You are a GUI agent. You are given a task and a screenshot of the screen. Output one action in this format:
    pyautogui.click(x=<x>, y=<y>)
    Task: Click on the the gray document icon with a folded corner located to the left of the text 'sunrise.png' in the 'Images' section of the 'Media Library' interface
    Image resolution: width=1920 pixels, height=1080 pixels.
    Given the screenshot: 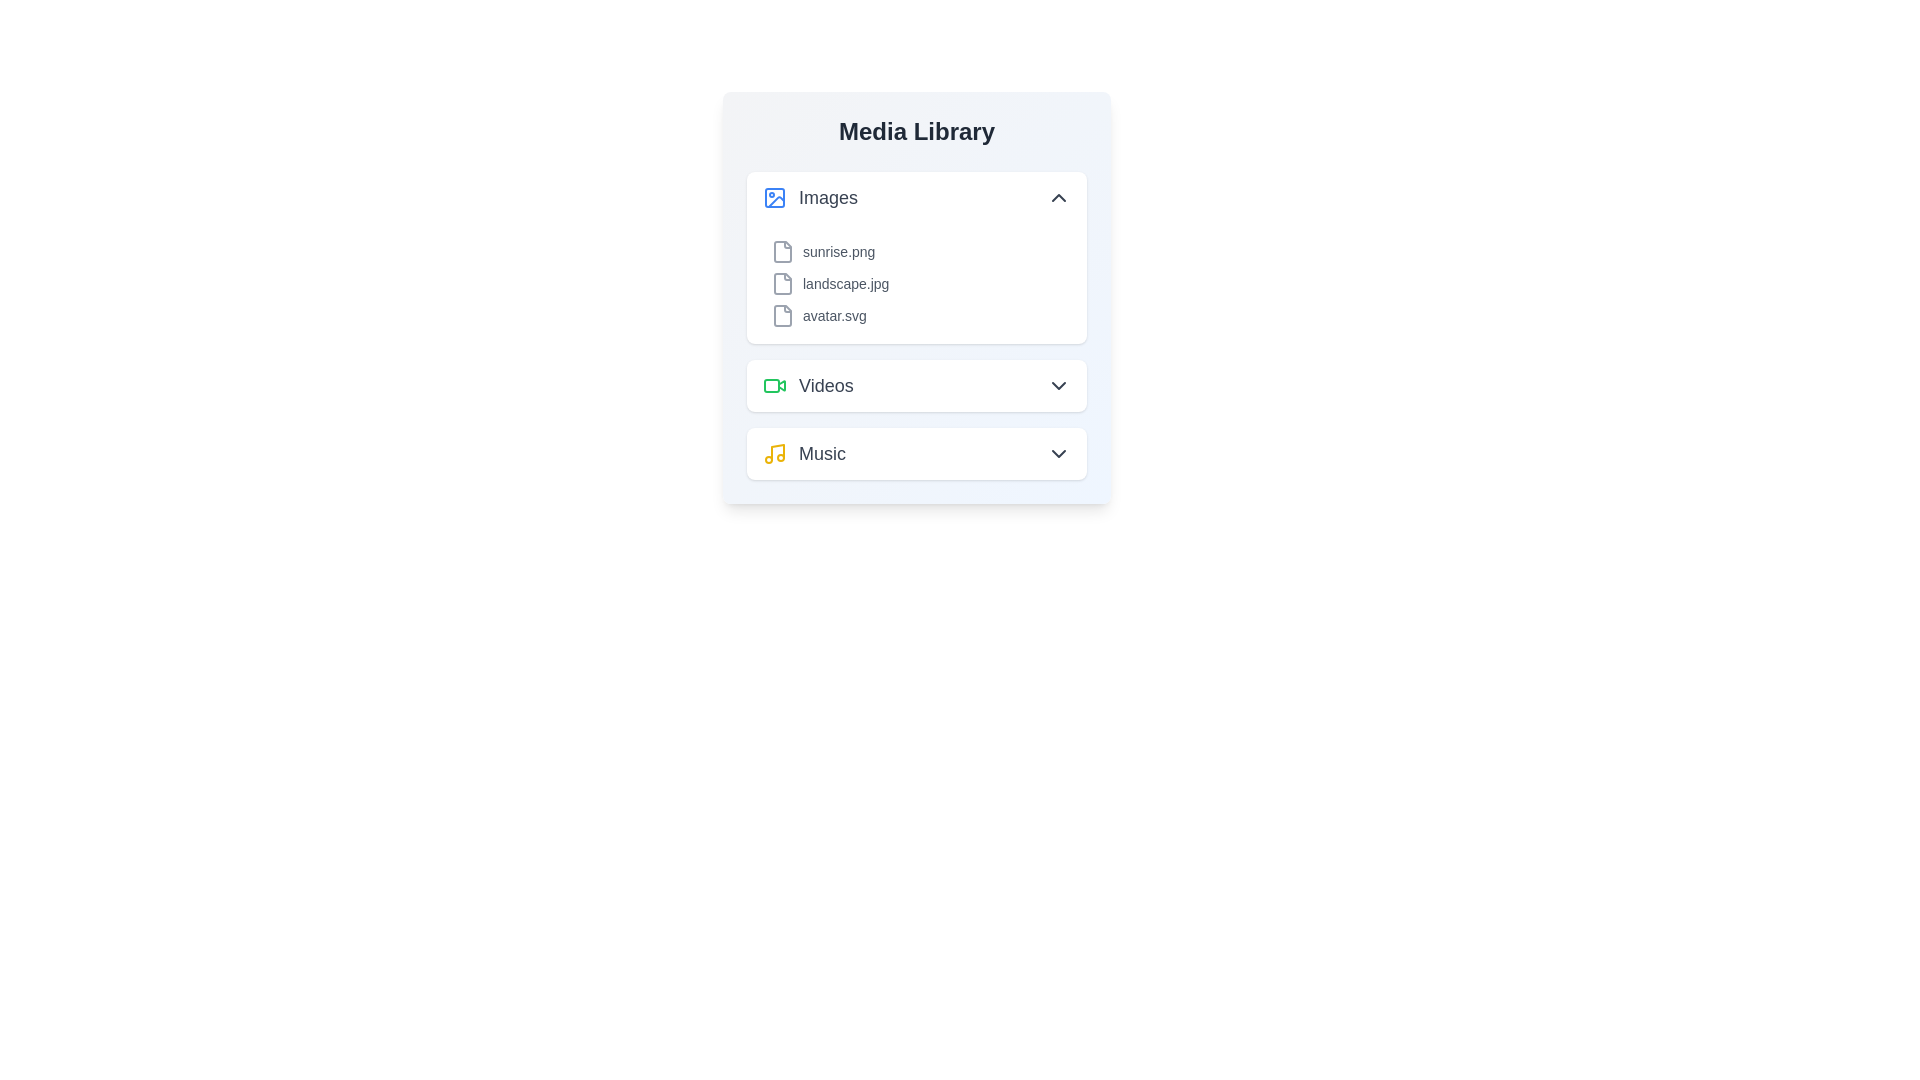 What is the action you would take?
    pyautogui.click(x=781, y=250)
    